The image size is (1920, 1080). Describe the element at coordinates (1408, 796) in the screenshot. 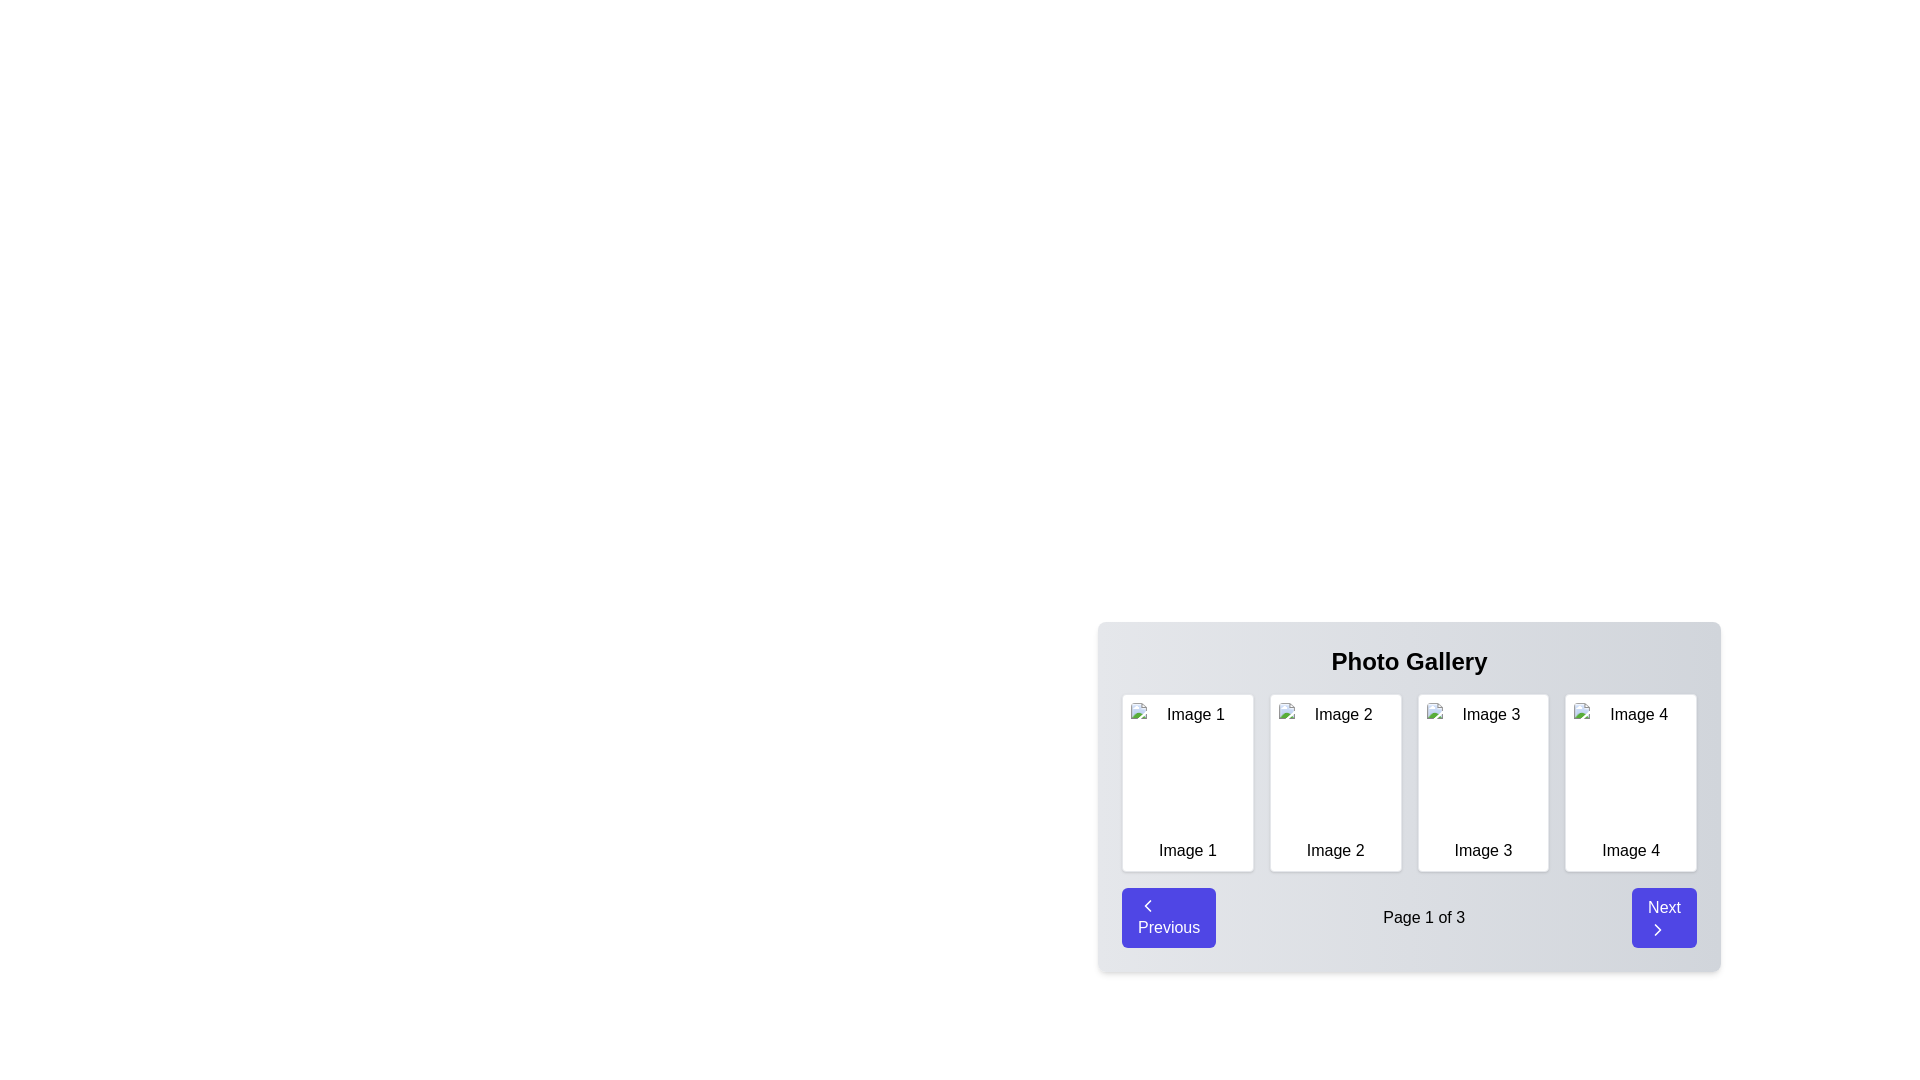

I see `the image card within the interactive photo gallery element` at that location.